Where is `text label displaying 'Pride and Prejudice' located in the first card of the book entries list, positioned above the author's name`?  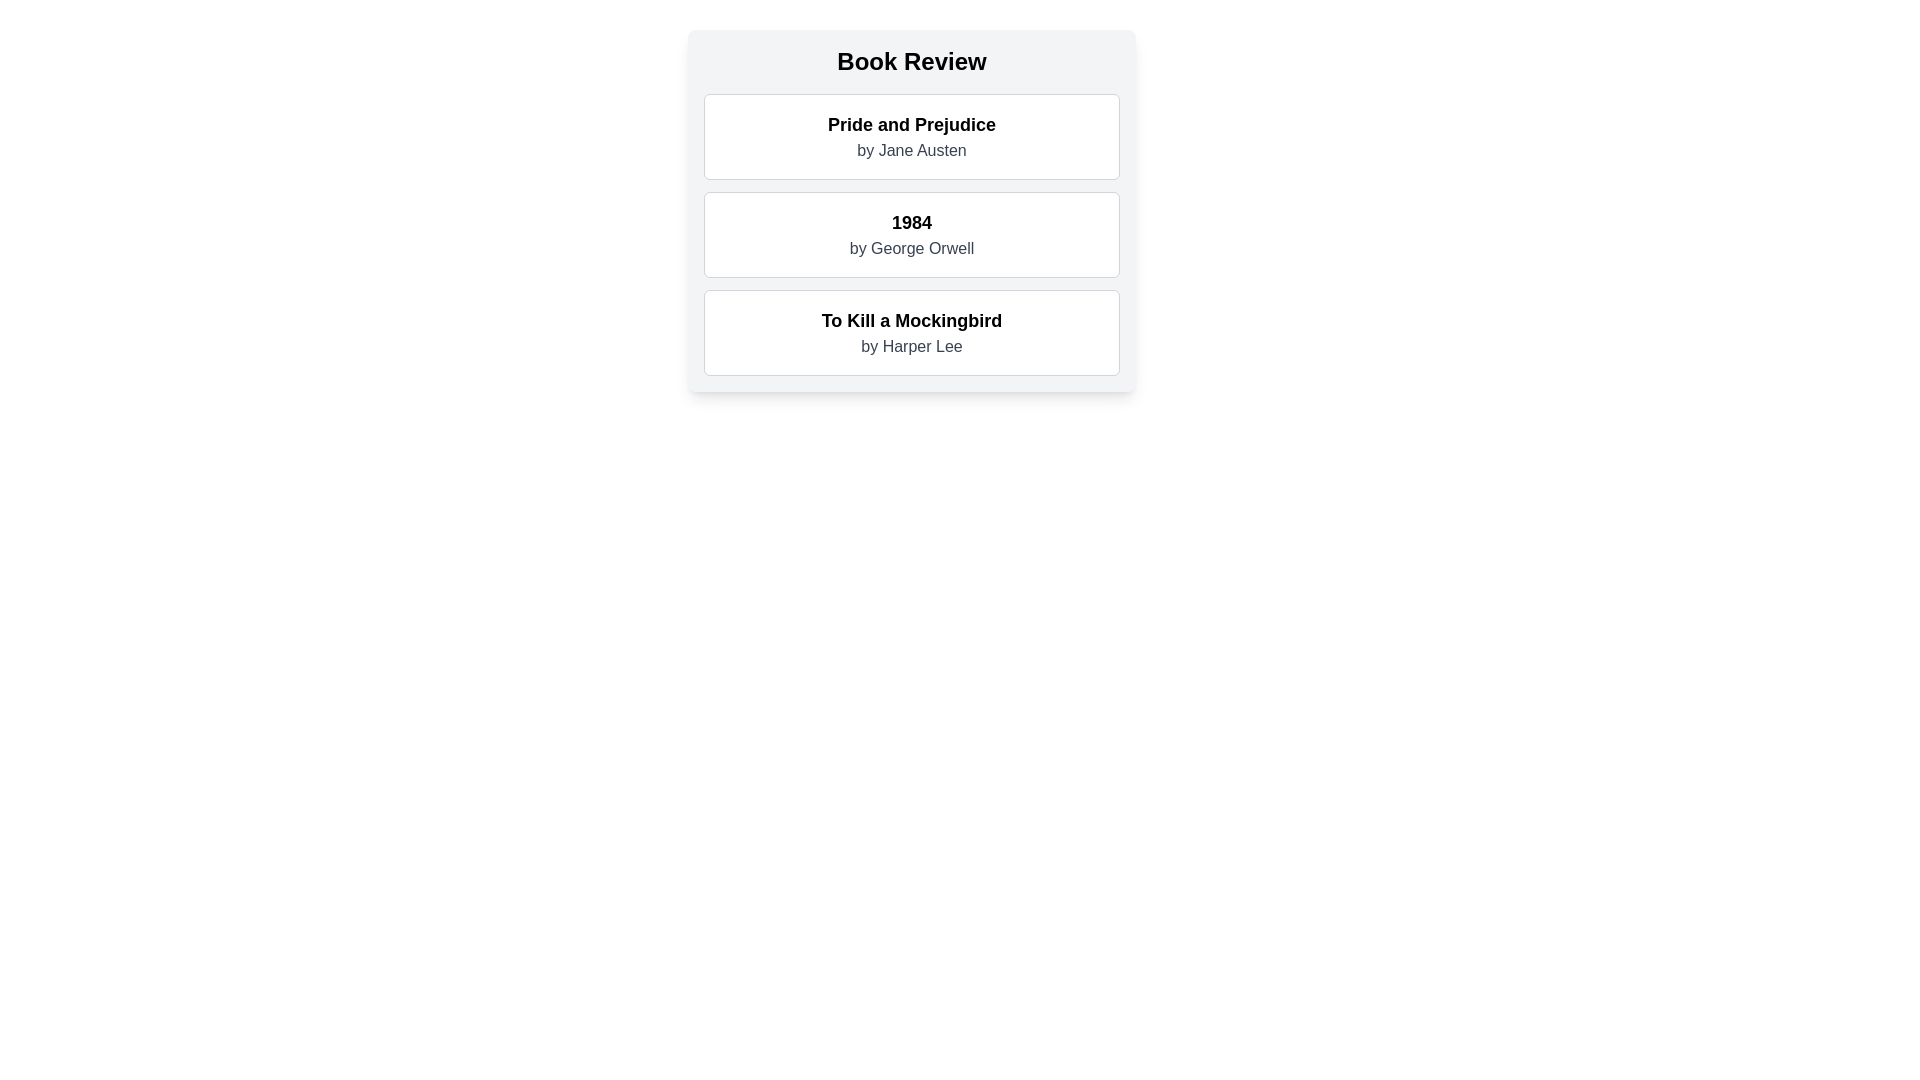 text label displaying 'Pride and Prejudice' located in the first card of the book entries list, positioned above the author's name is located at coordinates (911, 124).